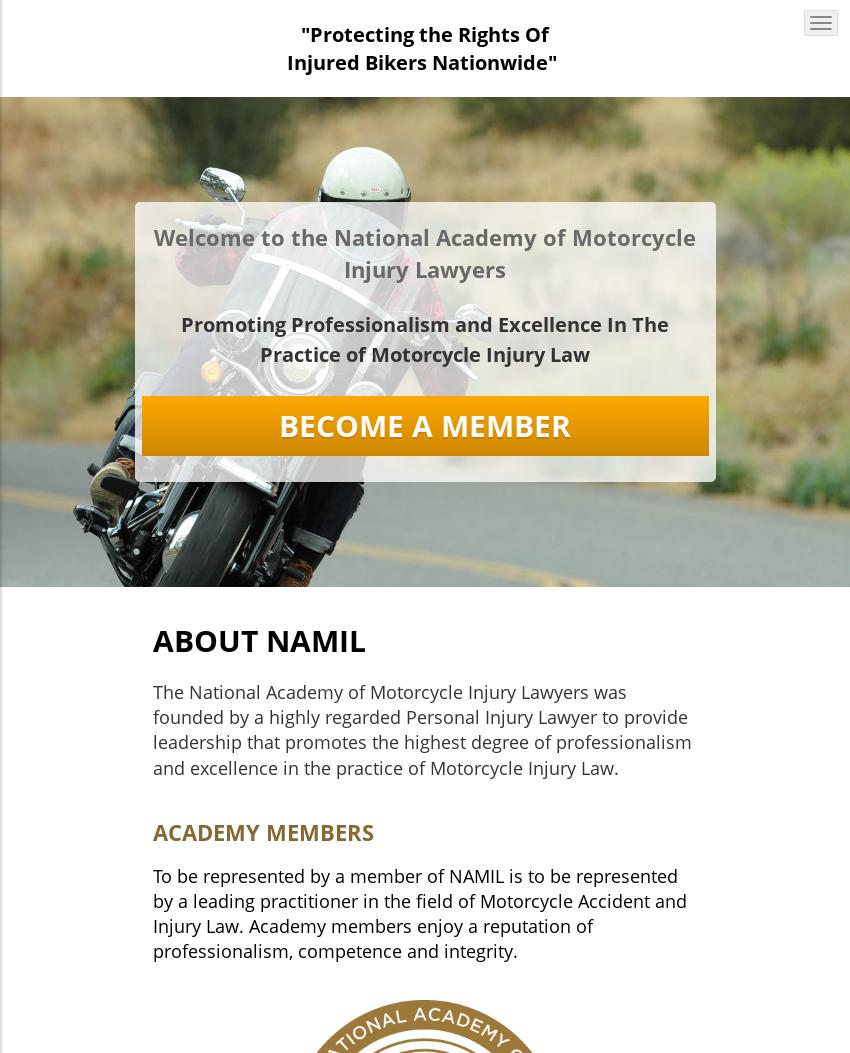 This screenshot has width=850, height=1053. What do you see at coordinates (418, 911) in the screenshot?
I see `'To be represented by a member of NAMIL is to be represented by a leading practitioner in the field of Motorcycle Accident and Injury Law. Academy members enjoy a reputation of professionalism, competence and integrity.'` at bounding box center [418, 911].